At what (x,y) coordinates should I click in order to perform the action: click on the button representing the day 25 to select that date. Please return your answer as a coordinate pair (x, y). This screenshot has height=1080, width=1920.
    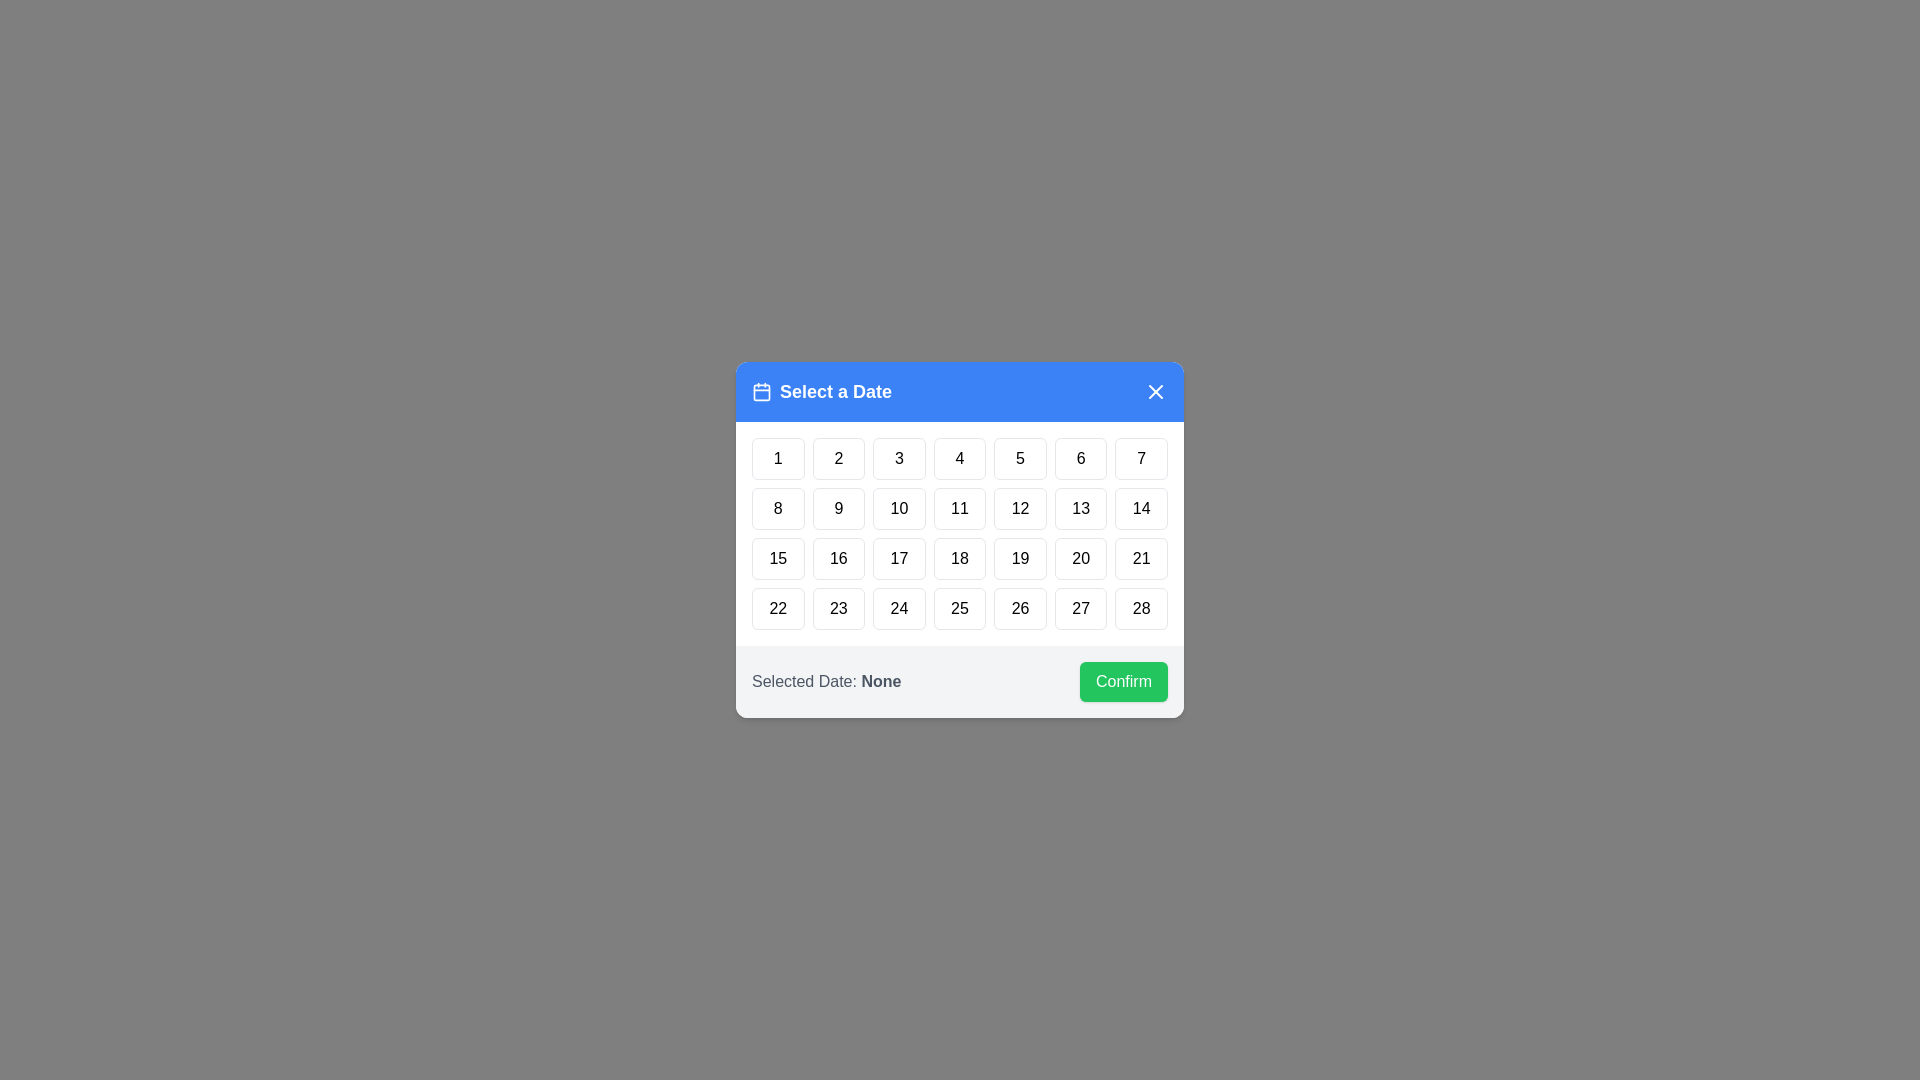
    Looking at the image, I should click on (960, 608).